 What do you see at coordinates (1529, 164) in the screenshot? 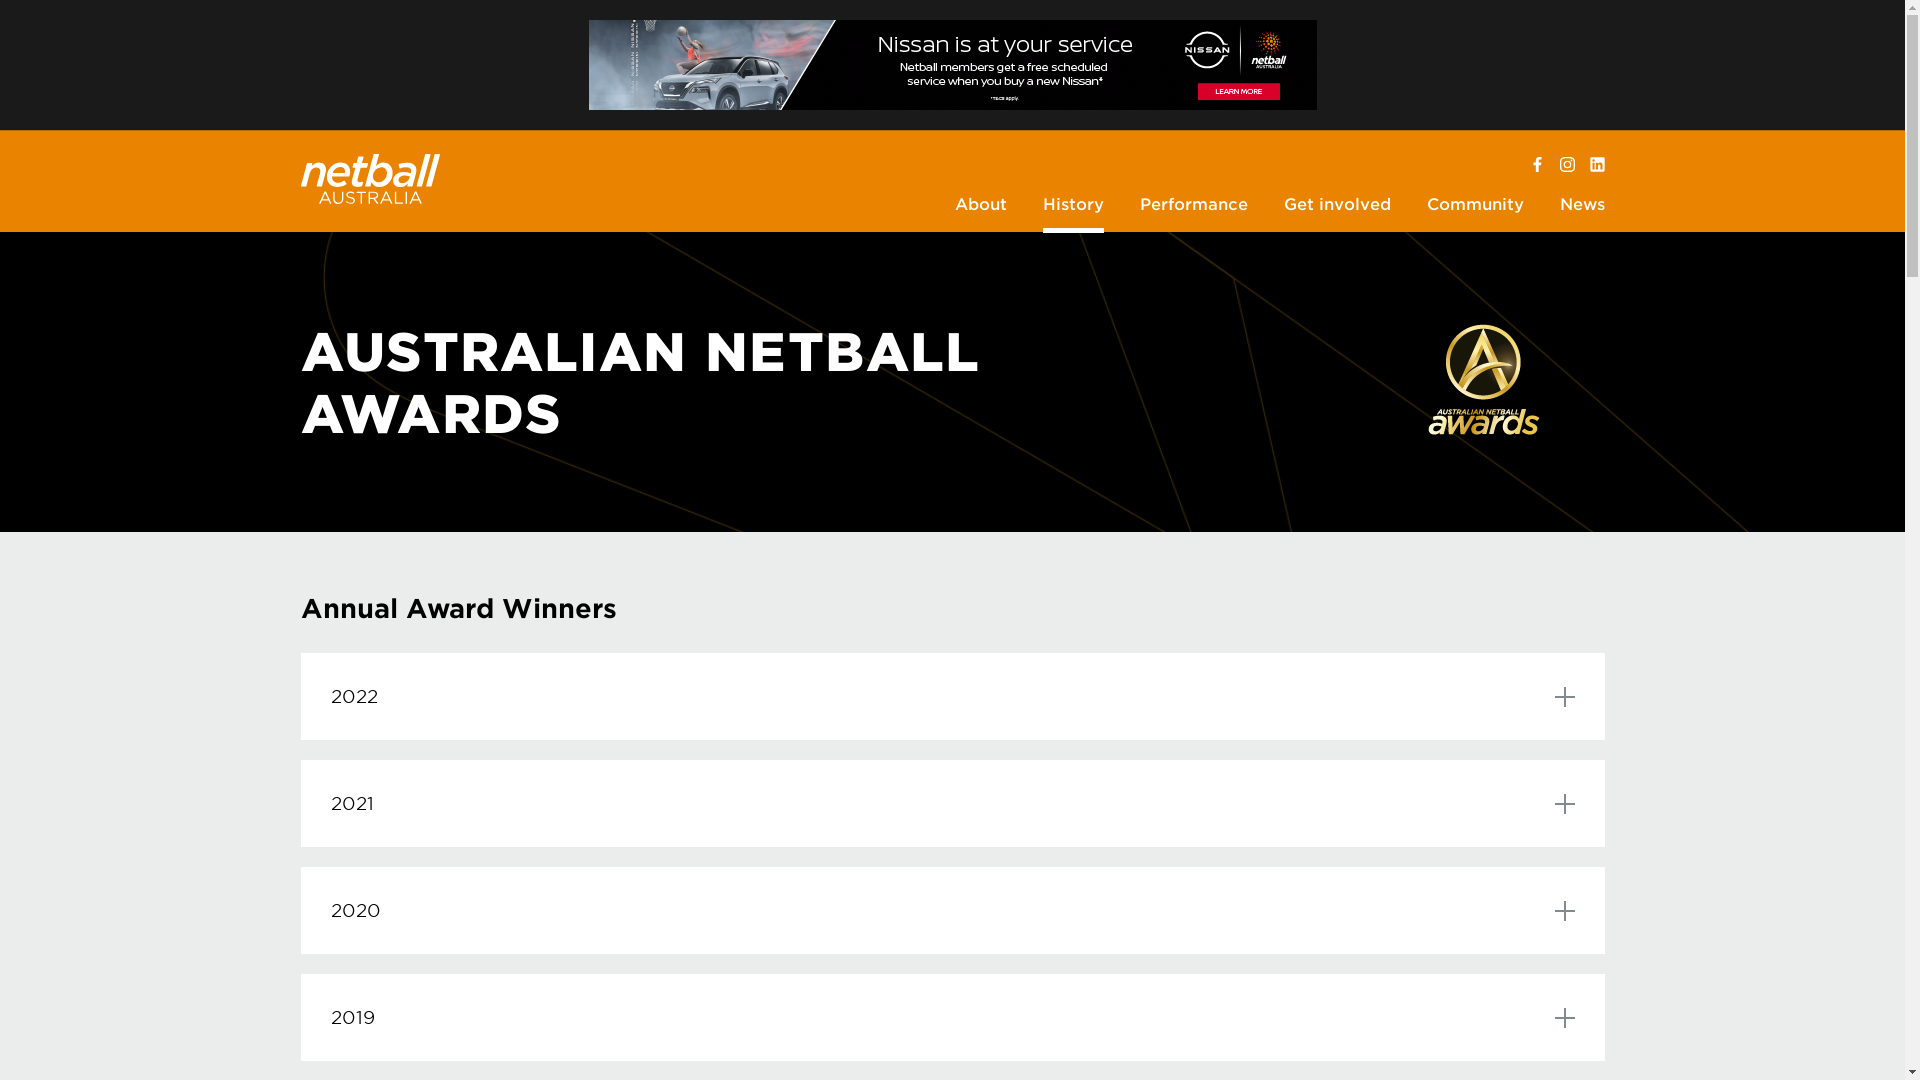
I see `'Netball Australia Facebook'` at bounding box center [1529, 164].